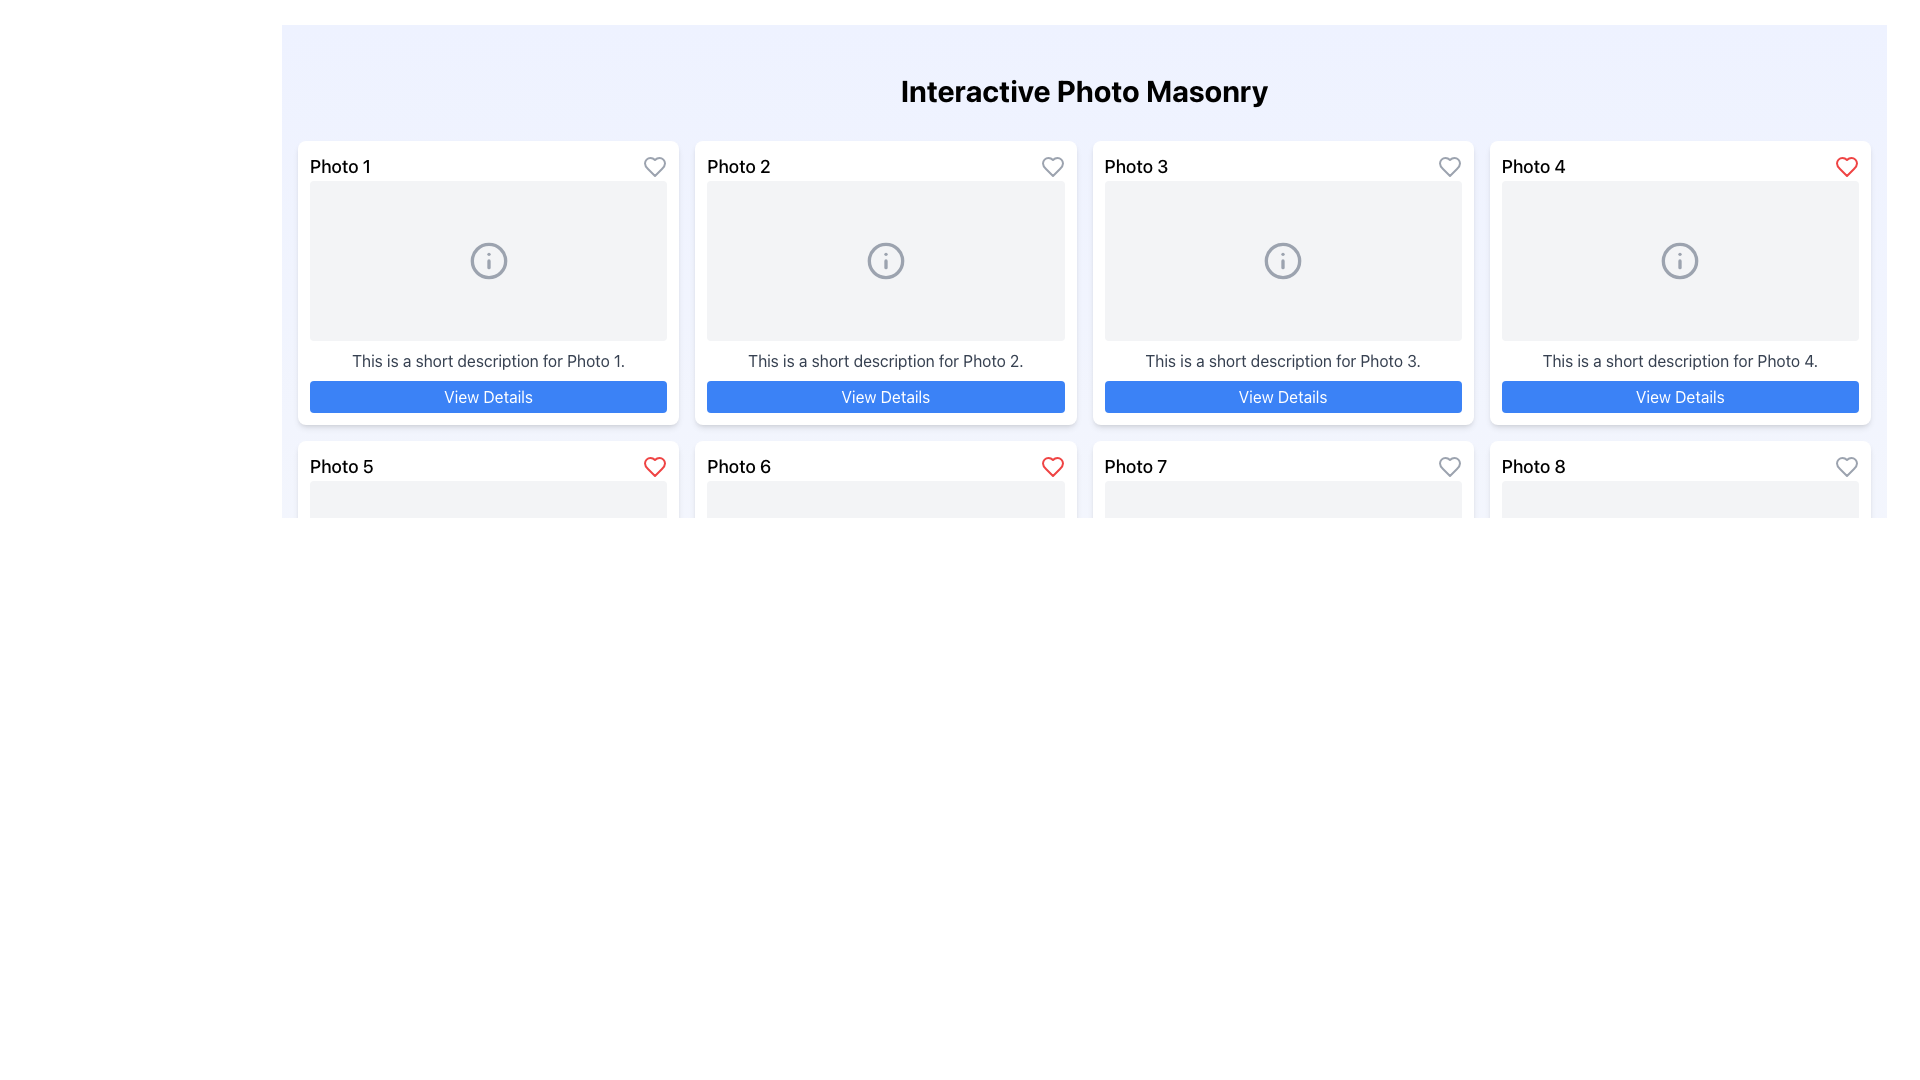  I want to click on the heart-shaped icon in the top right corner of the card labeled 'Photo 4', so click(1846, 165).